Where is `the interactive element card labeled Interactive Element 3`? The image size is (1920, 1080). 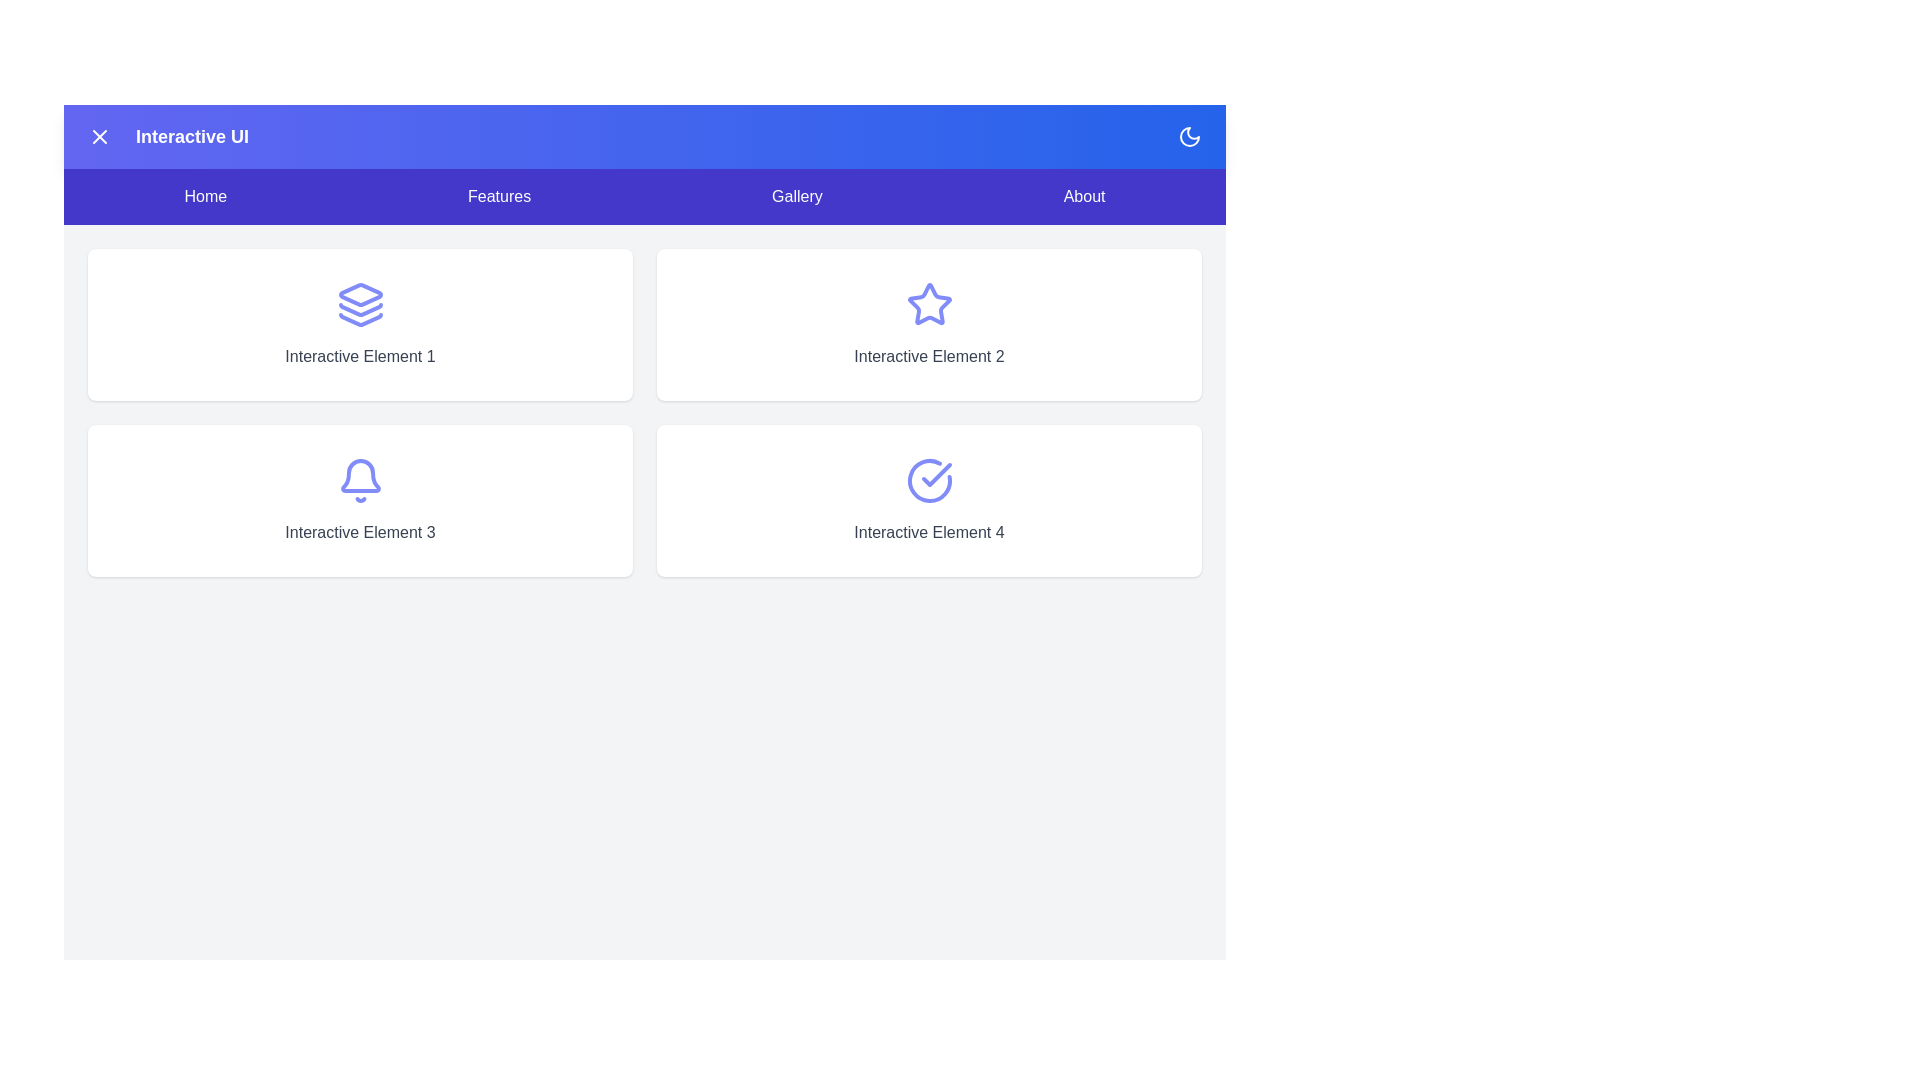 the interactive element card labeled Interactive Element 3 is located at coordinates (360, 500).